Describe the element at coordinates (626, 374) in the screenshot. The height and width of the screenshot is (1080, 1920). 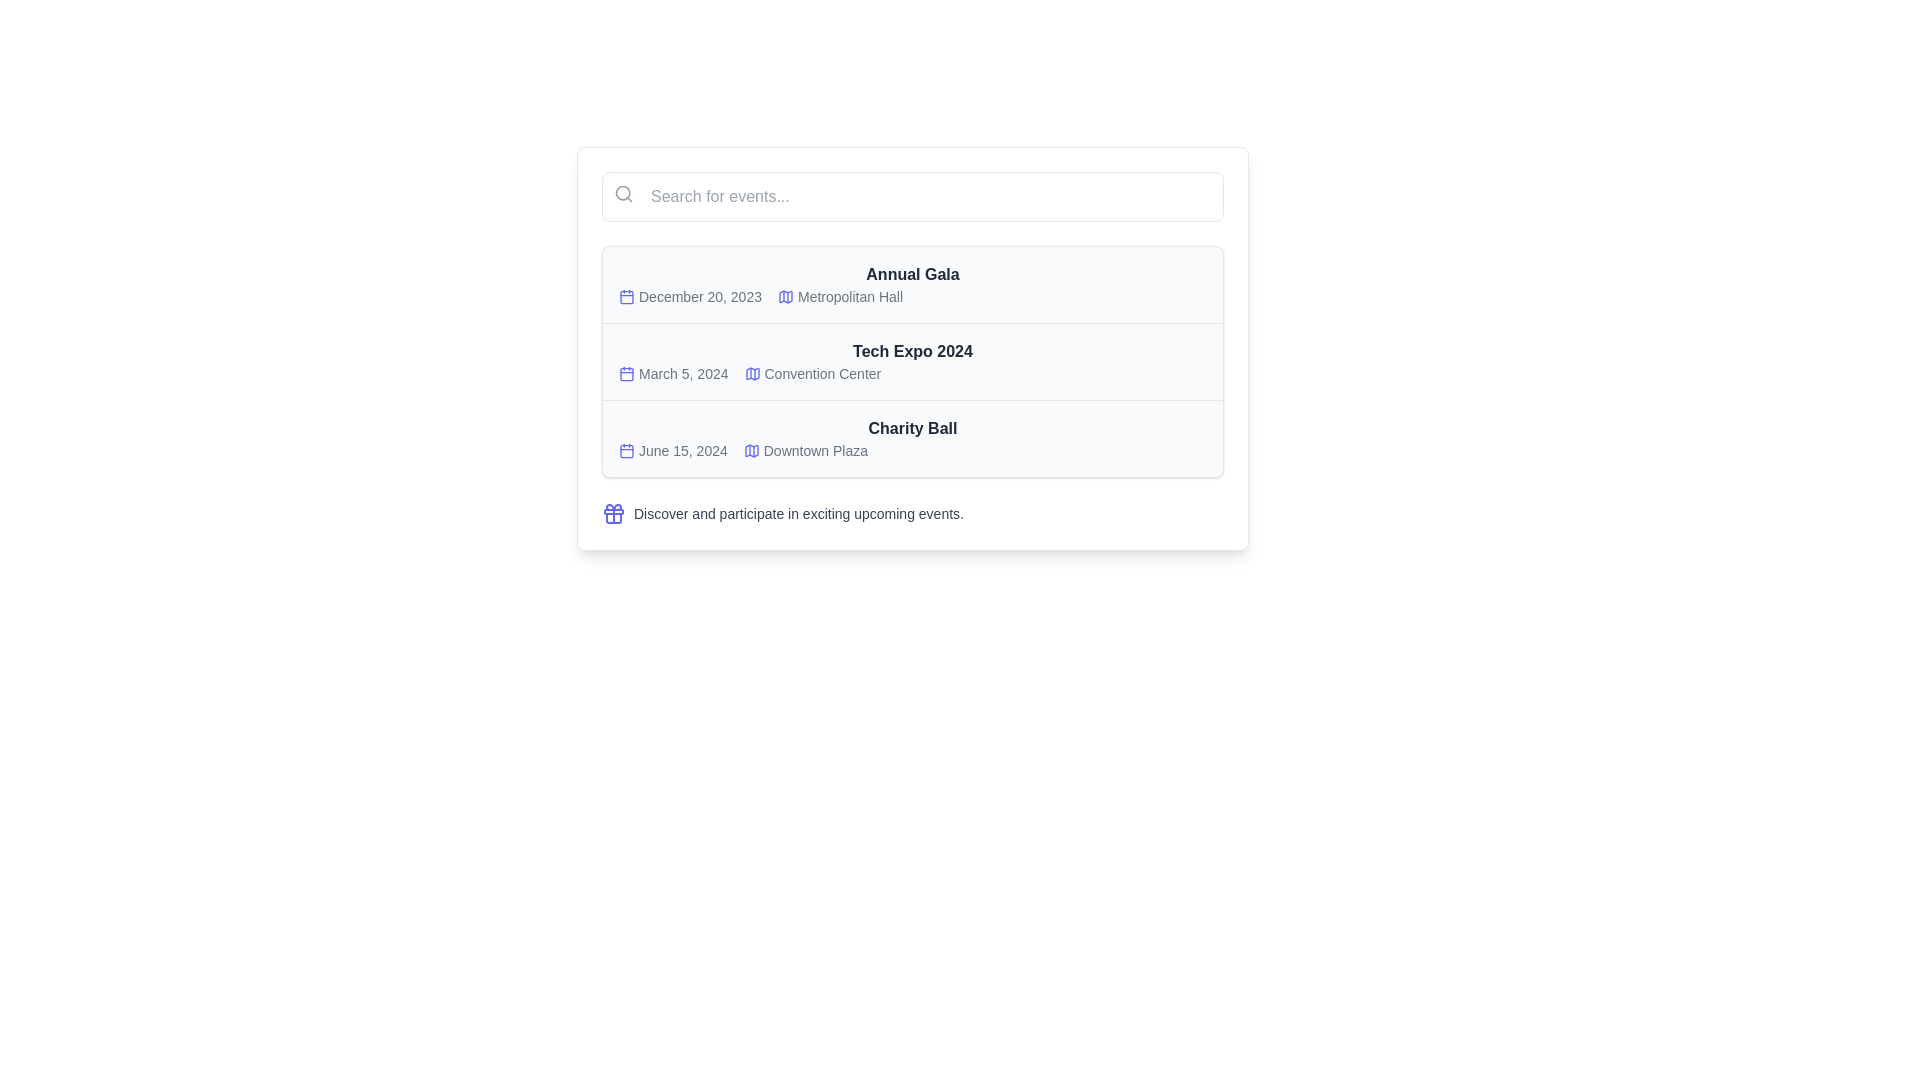
I see `the calendar icon with a blue outline located to the left of the text 'March 5, 2024' in the second list item of the event listing` at that location.